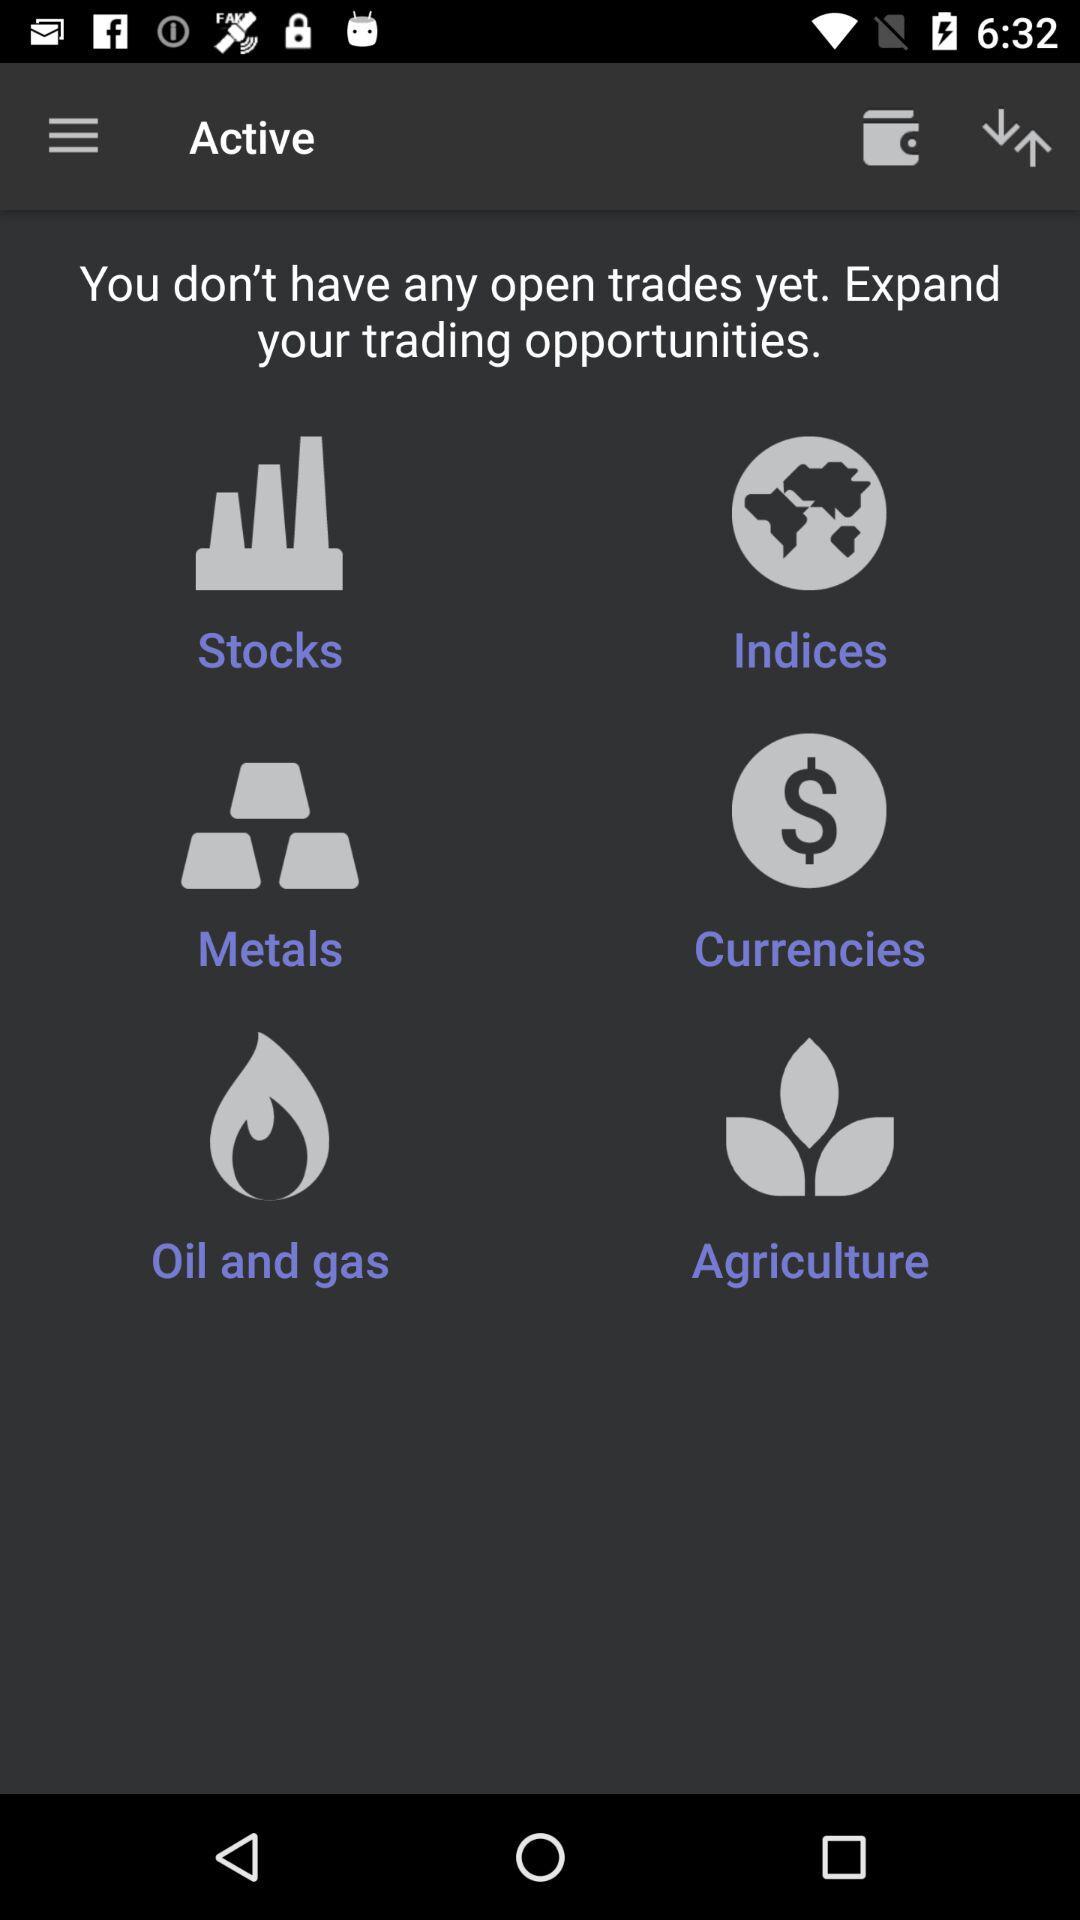 This screenshot has width=1080, height=1920. I want to click on the stocks, so click(270, 558).